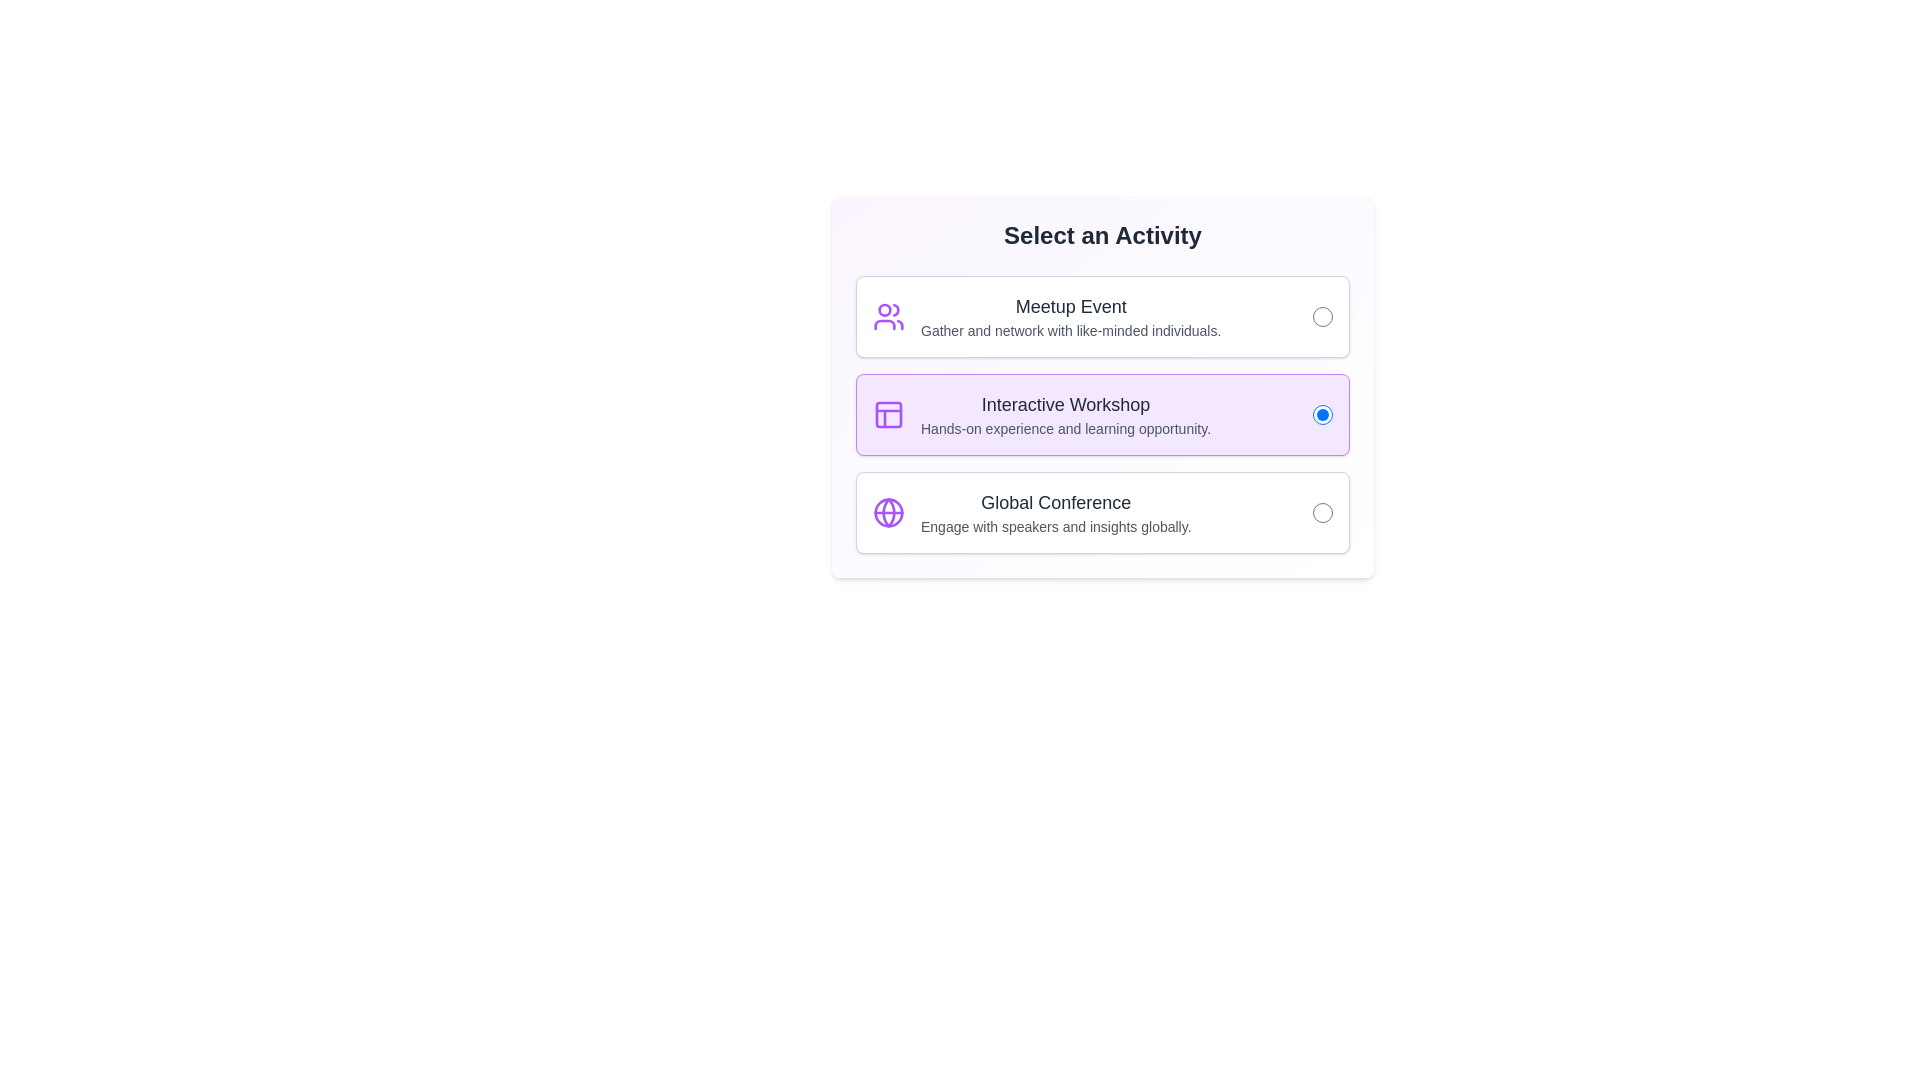  I want to click on the text label displaying 'Global Conference', which is located in the third selectable section of the 'Select an Activity' interface, above the descriptive text 'Engage with speakers and insights globally', so click(1055, 501).